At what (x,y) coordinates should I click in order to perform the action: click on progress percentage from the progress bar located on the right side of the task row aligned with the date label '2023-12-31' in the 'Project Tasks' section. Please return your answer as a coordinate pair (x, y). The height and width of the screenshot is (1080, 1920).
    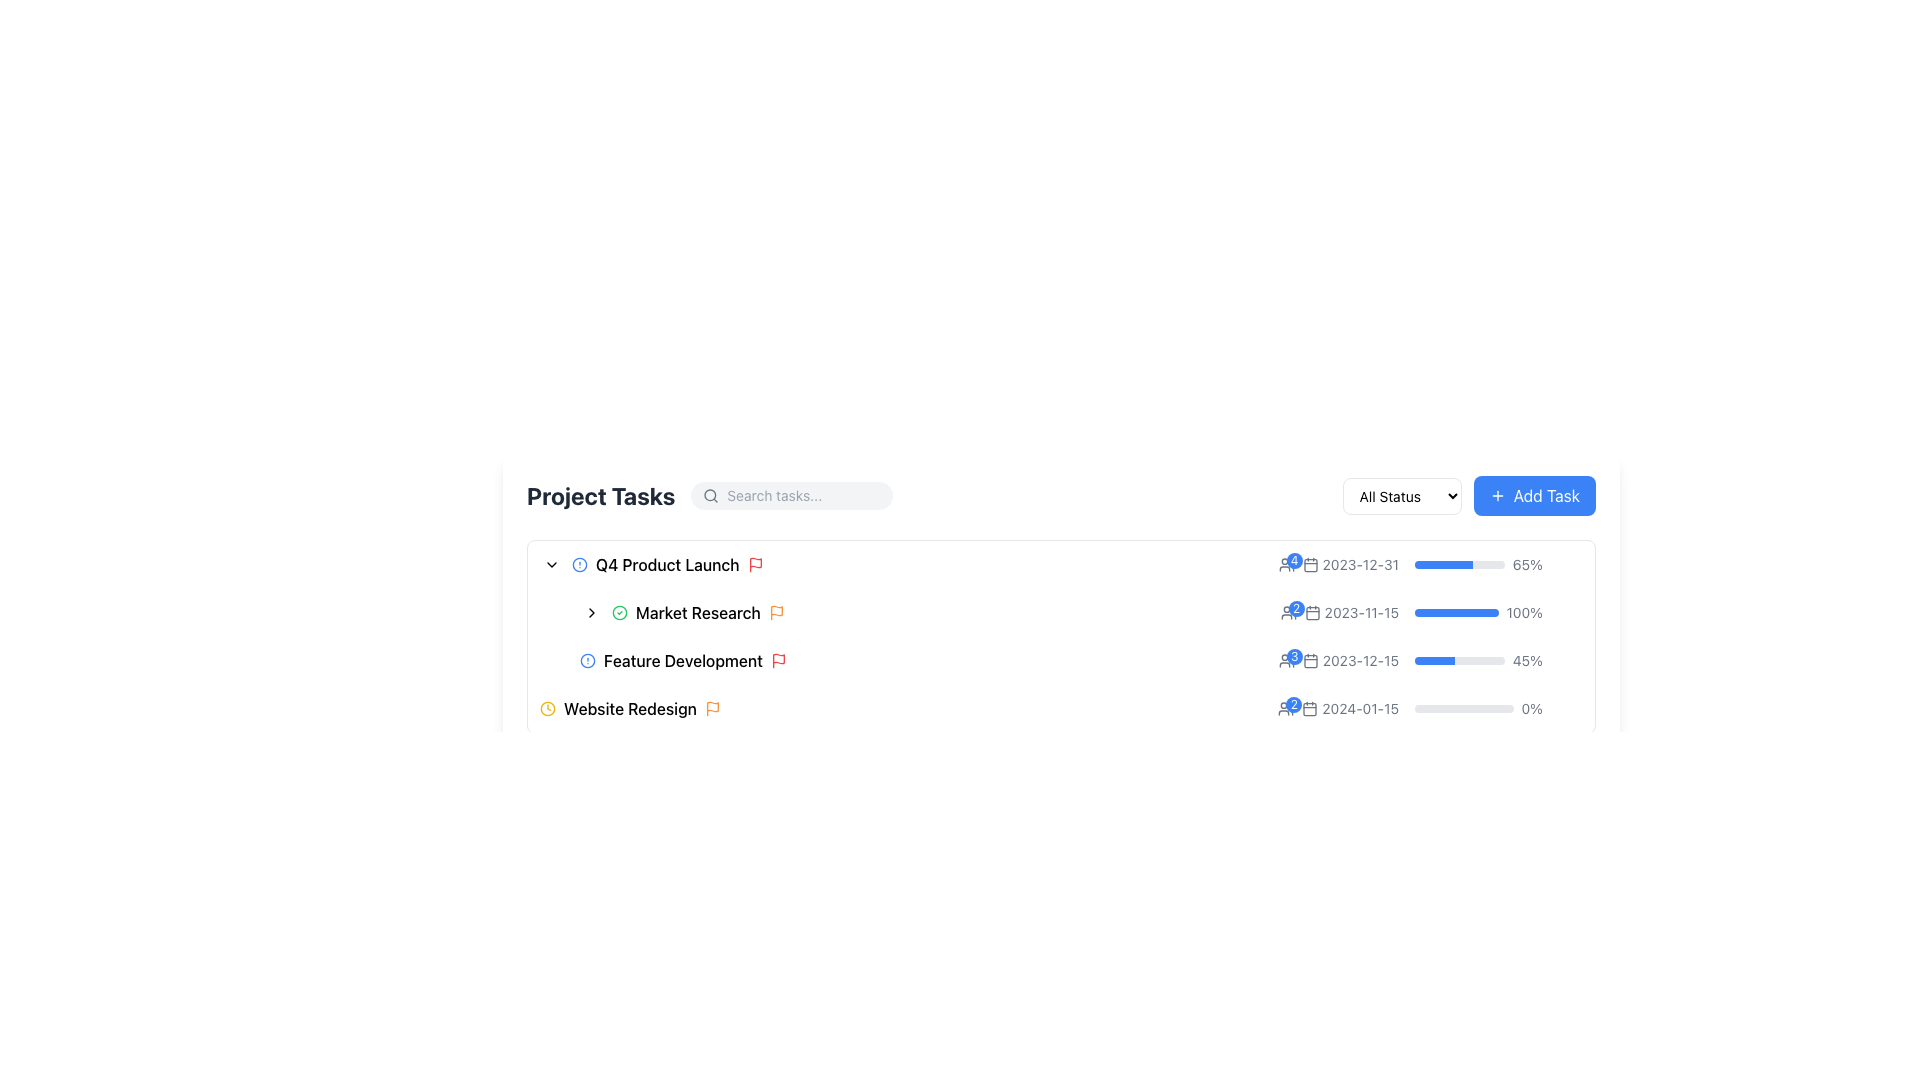
    Looking at the image, I should click on (1478, 564).